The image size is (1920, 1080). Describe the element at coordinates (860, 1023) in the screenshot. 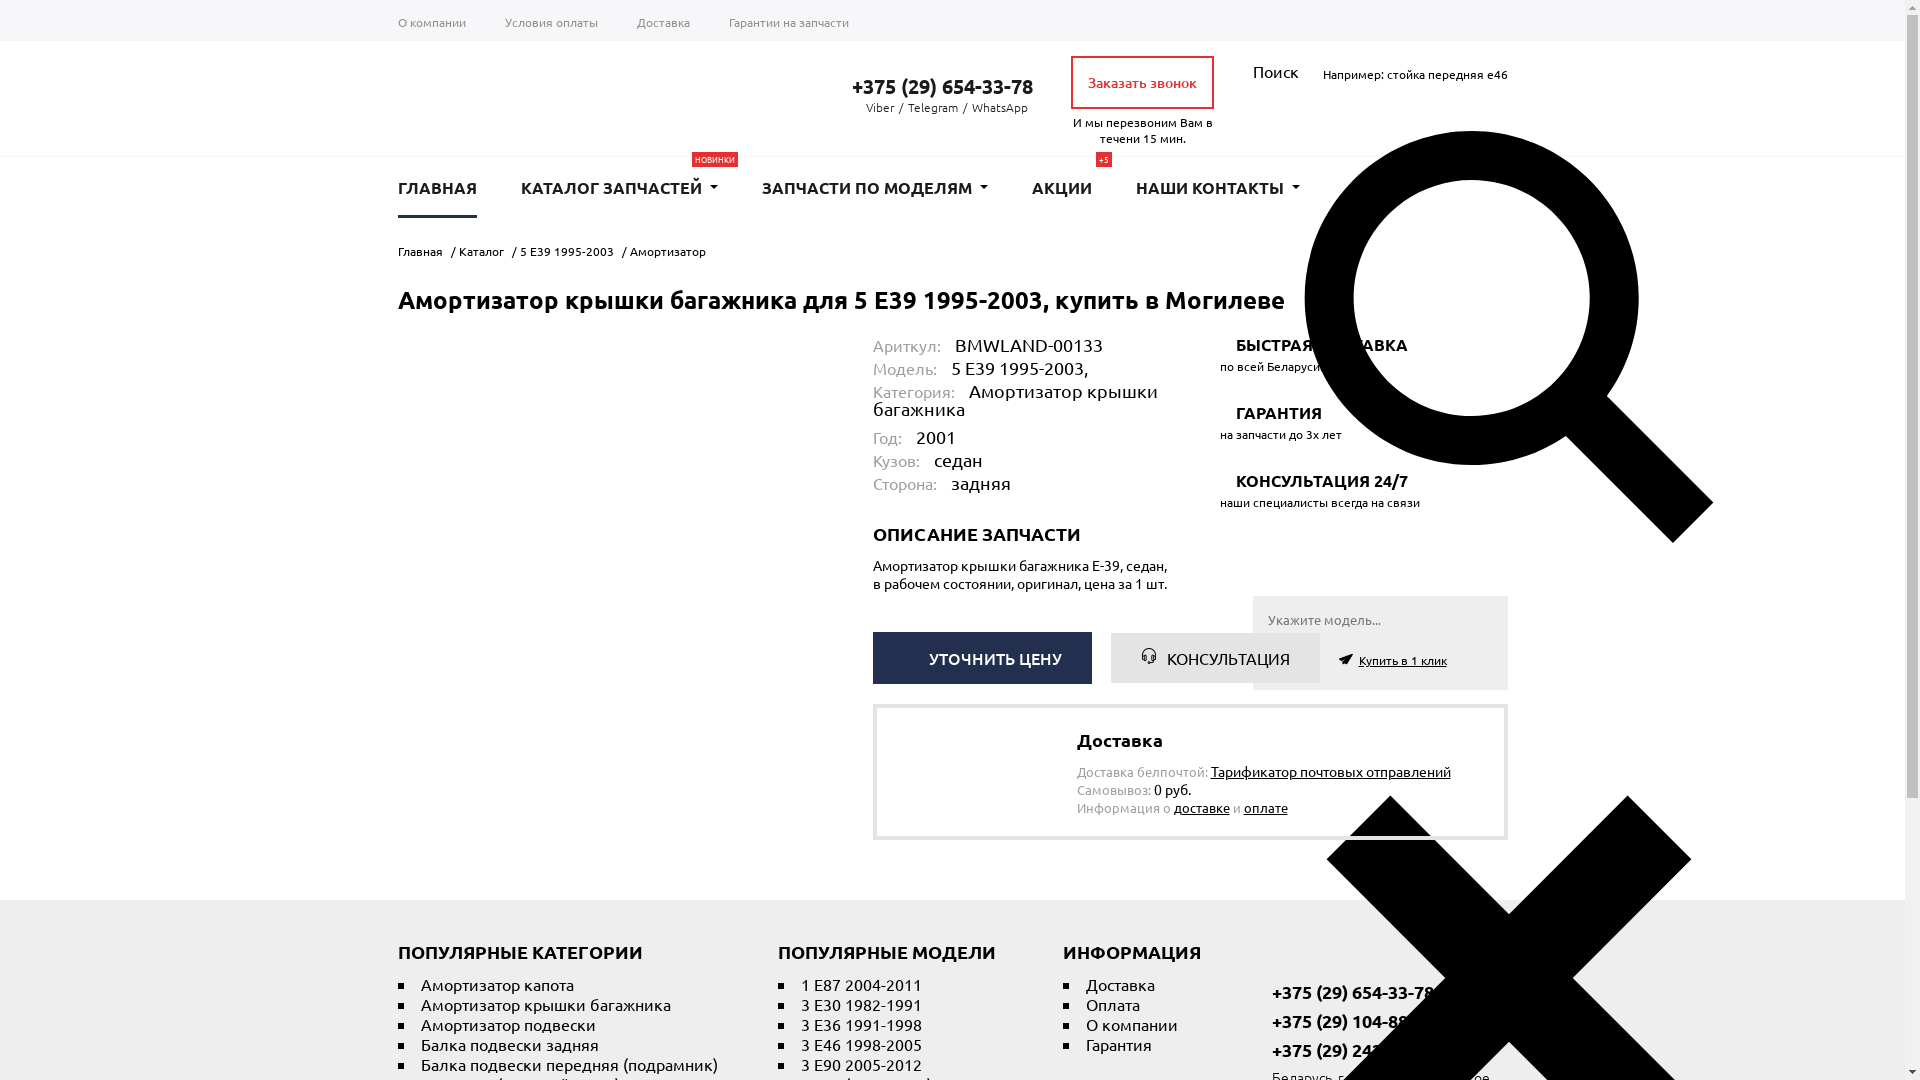

I see `'3 E36 1991-1998'` at that location.